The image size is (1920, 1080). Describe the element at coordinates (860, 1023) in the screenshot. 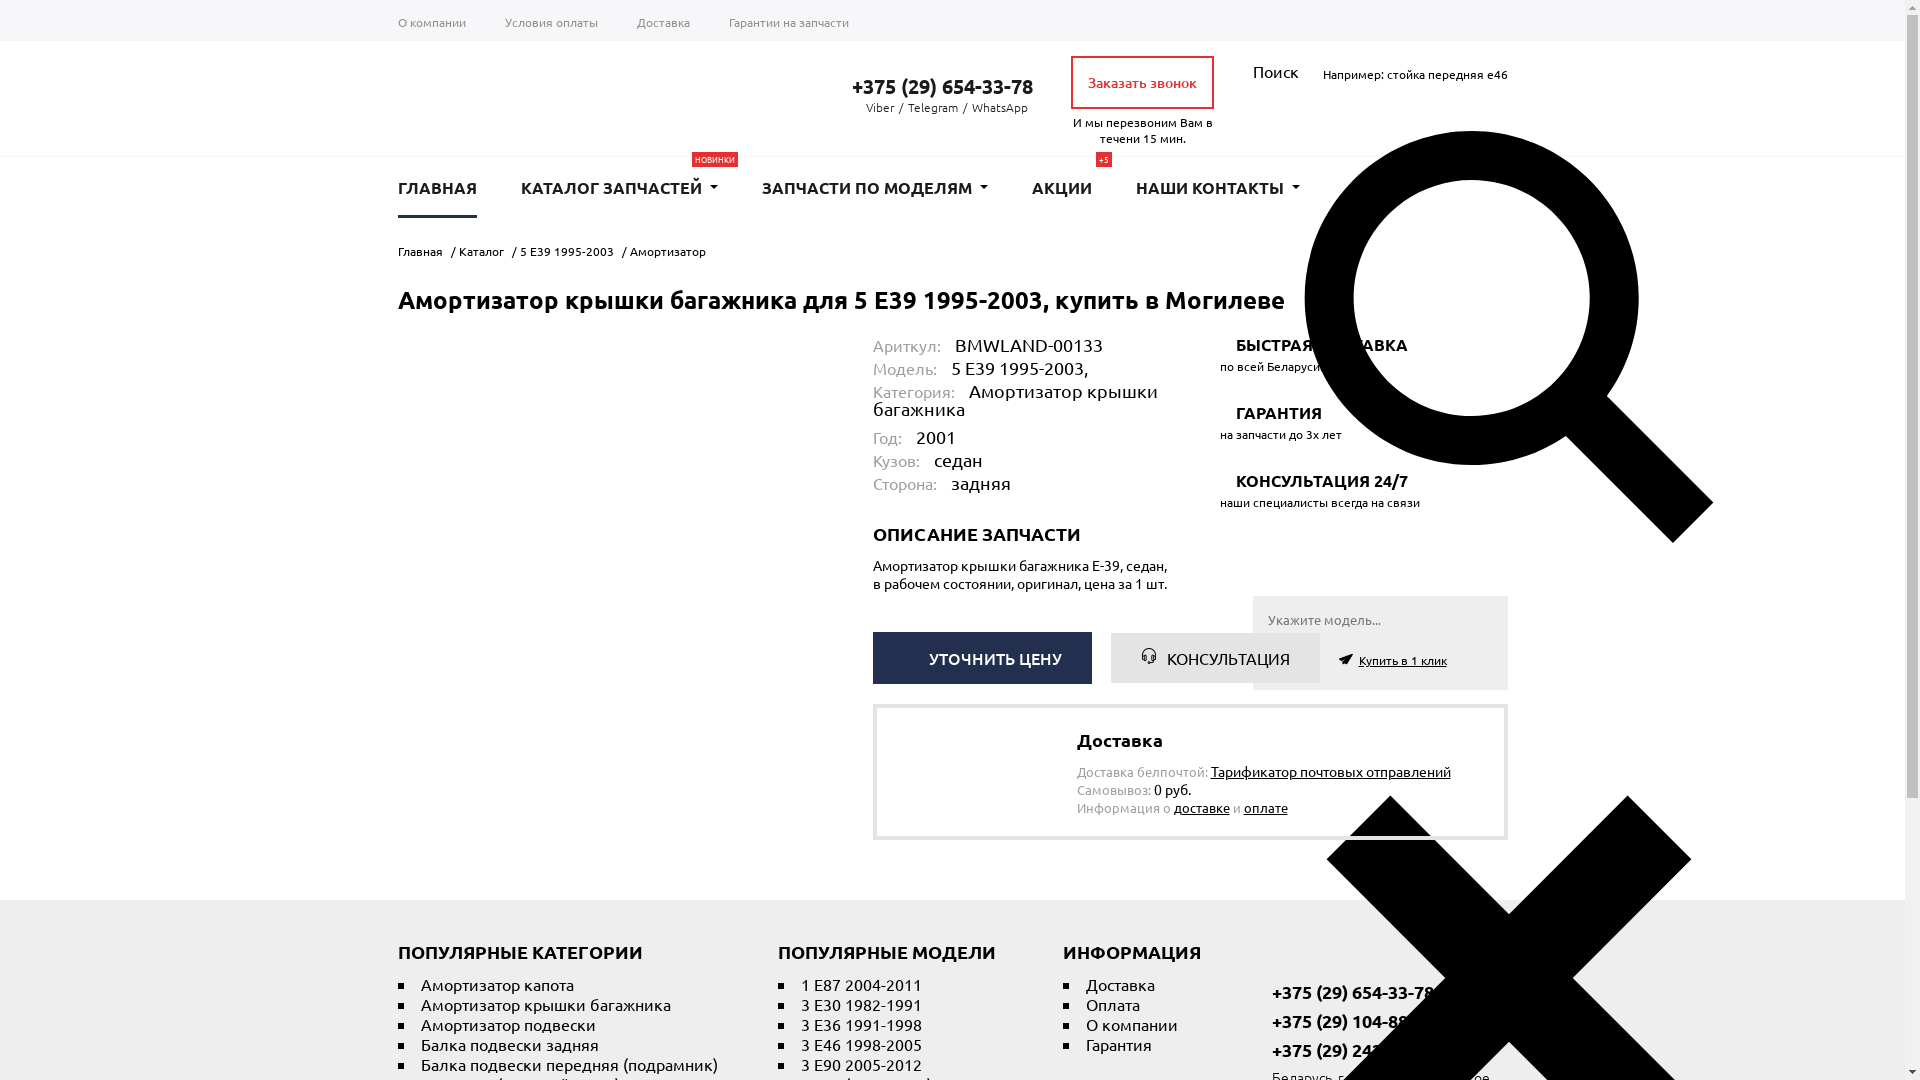

I see `'3 E36 1991-1998'` at that location.